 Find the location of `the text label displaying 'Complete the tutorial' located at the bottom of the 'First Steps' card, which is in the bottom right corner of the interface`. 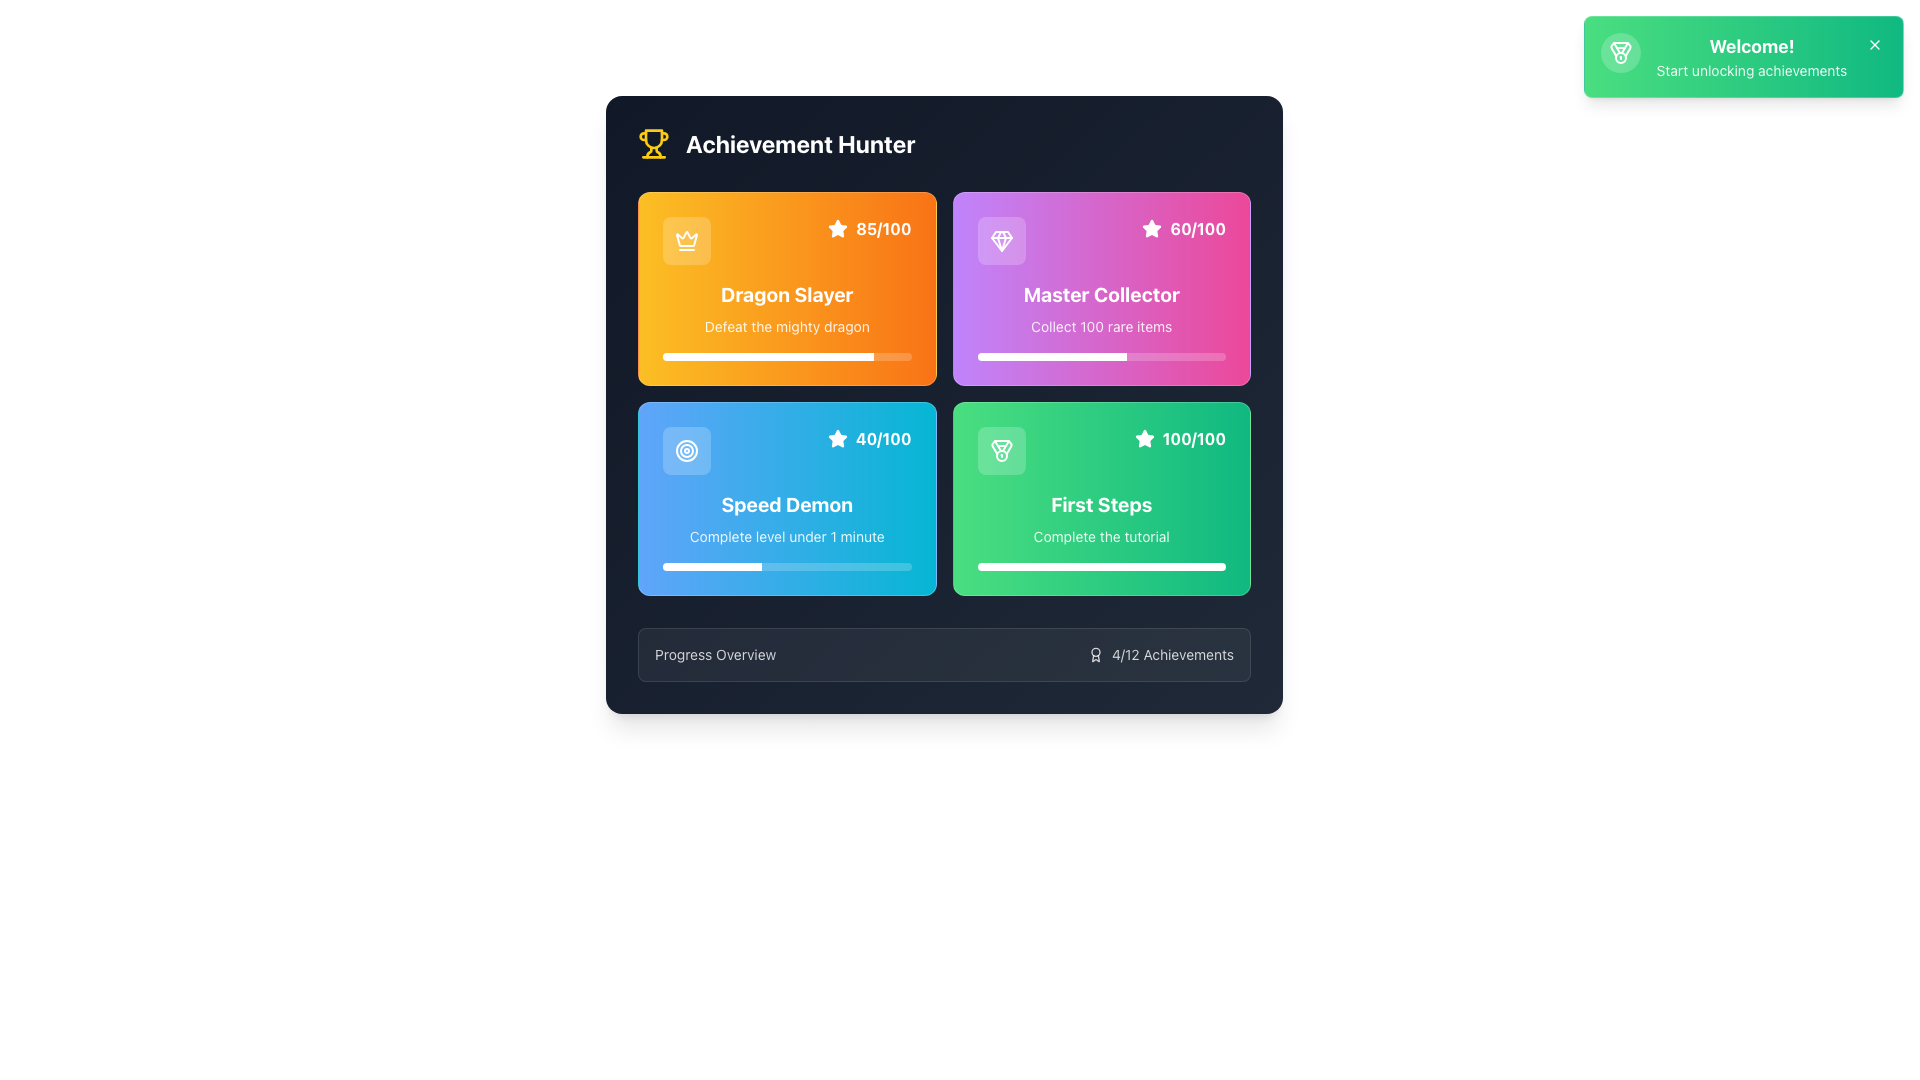

the text label displaying 'Complete the tutorial' located at the bottom of the 'First Steps' card, which is in the bottom right corner of the interface is located at coordinates (1100, 535).